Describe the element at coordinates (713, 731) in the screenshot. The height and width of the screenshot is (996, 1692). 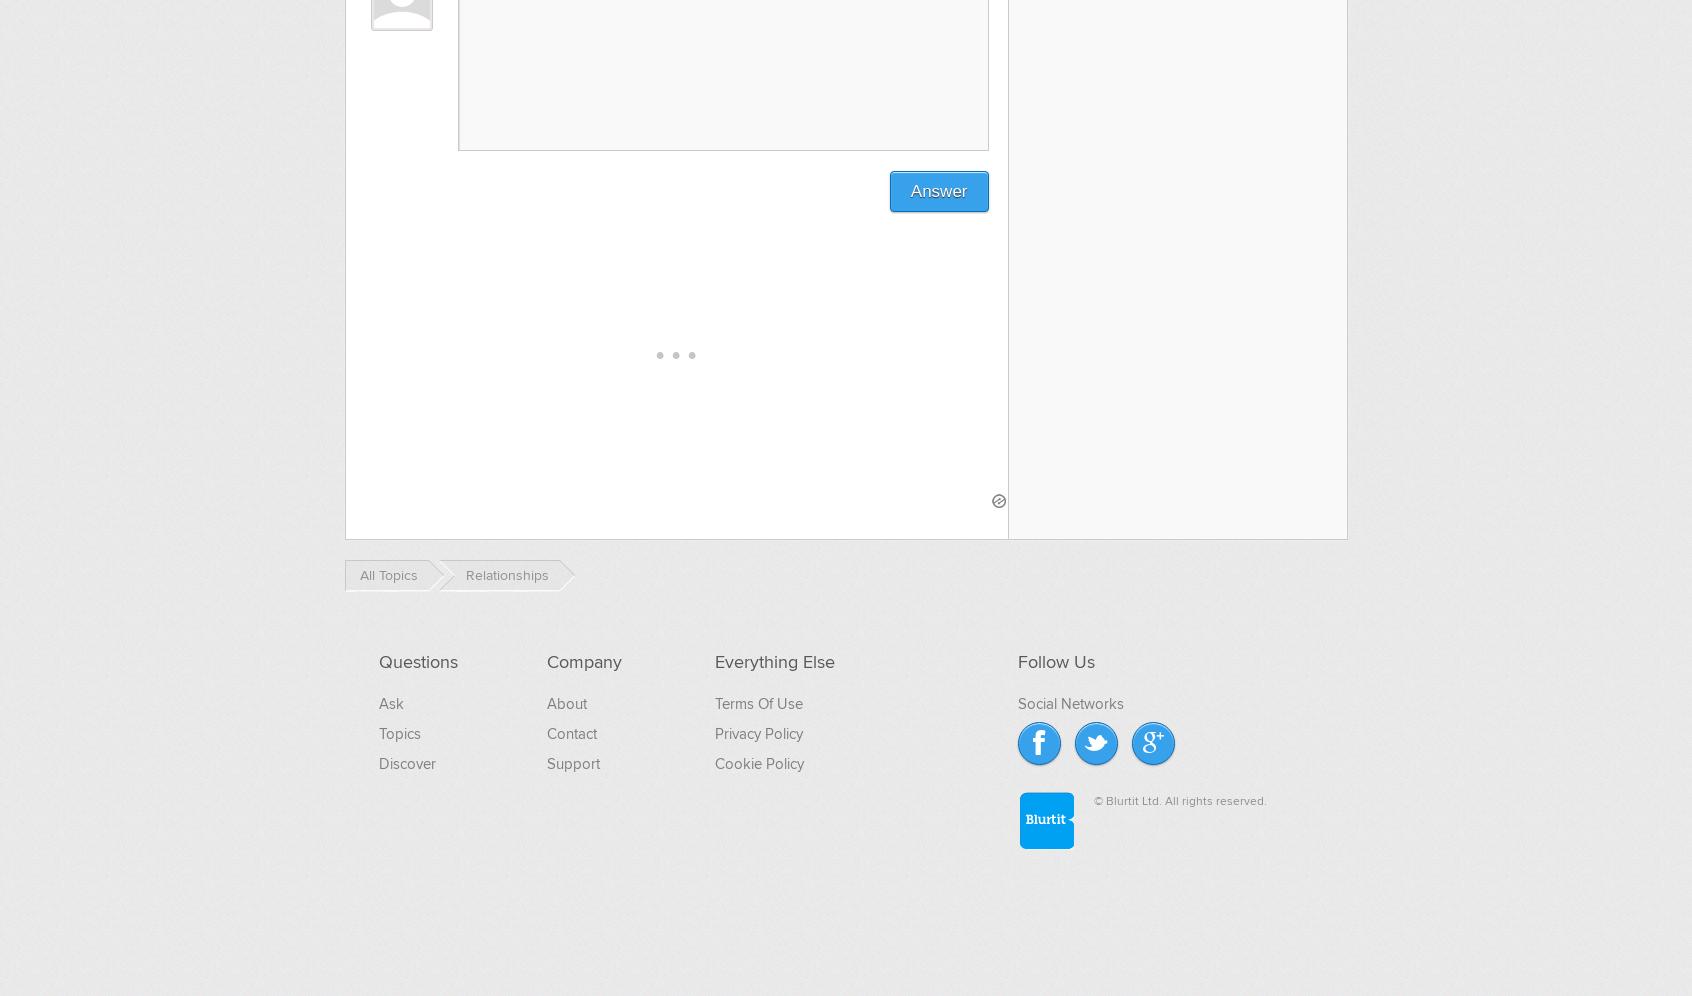
I see `'Privacy Policy'` at that location.